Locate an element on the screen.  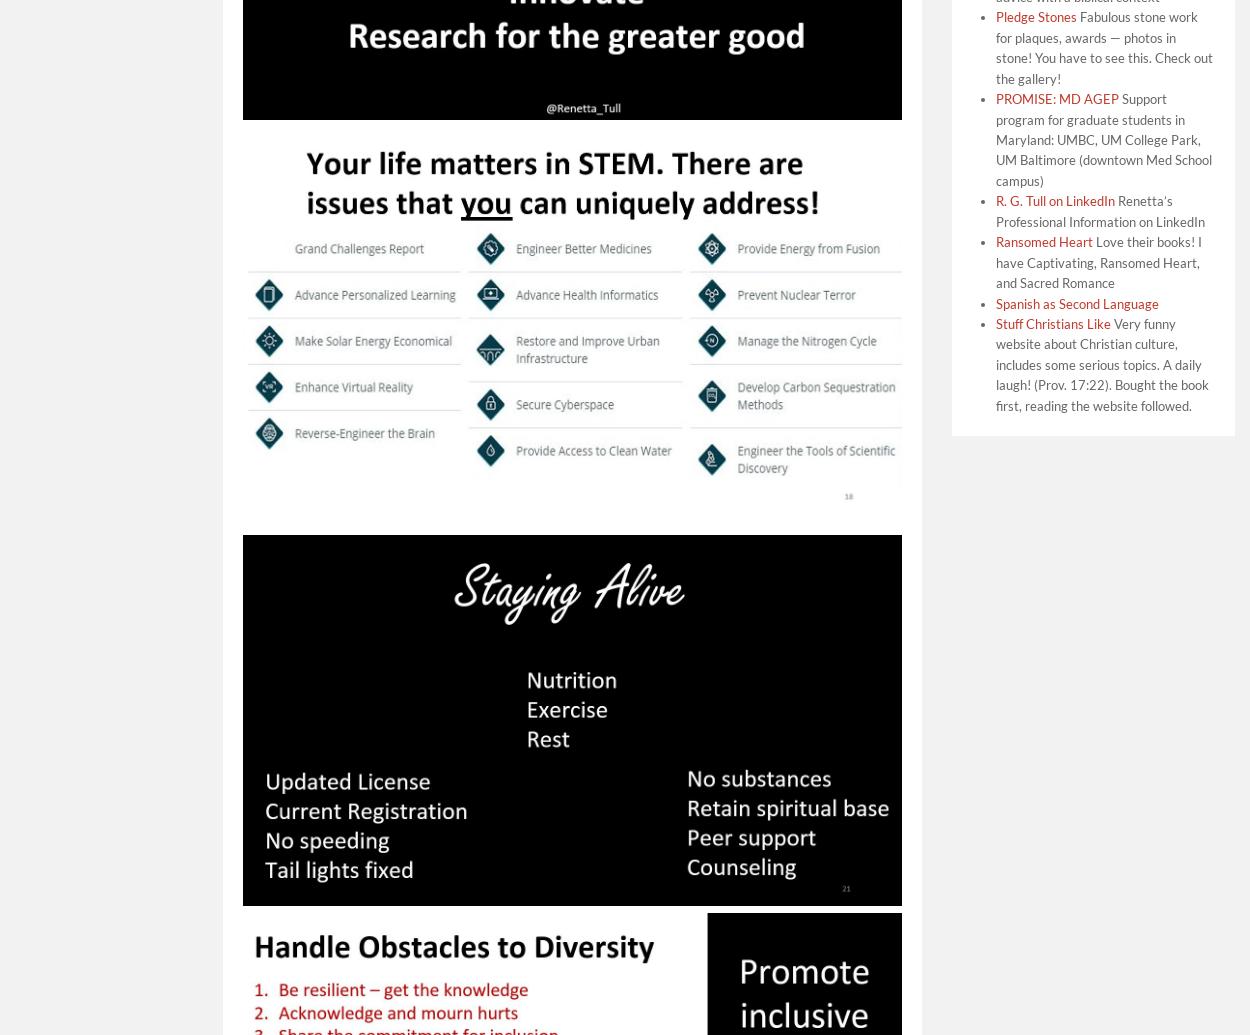
'Support program for graduate students in Maryland: UMBC, UM College Park, UM Baltimore (downtown Med School campus)' is located at coordinates (1103, 139).